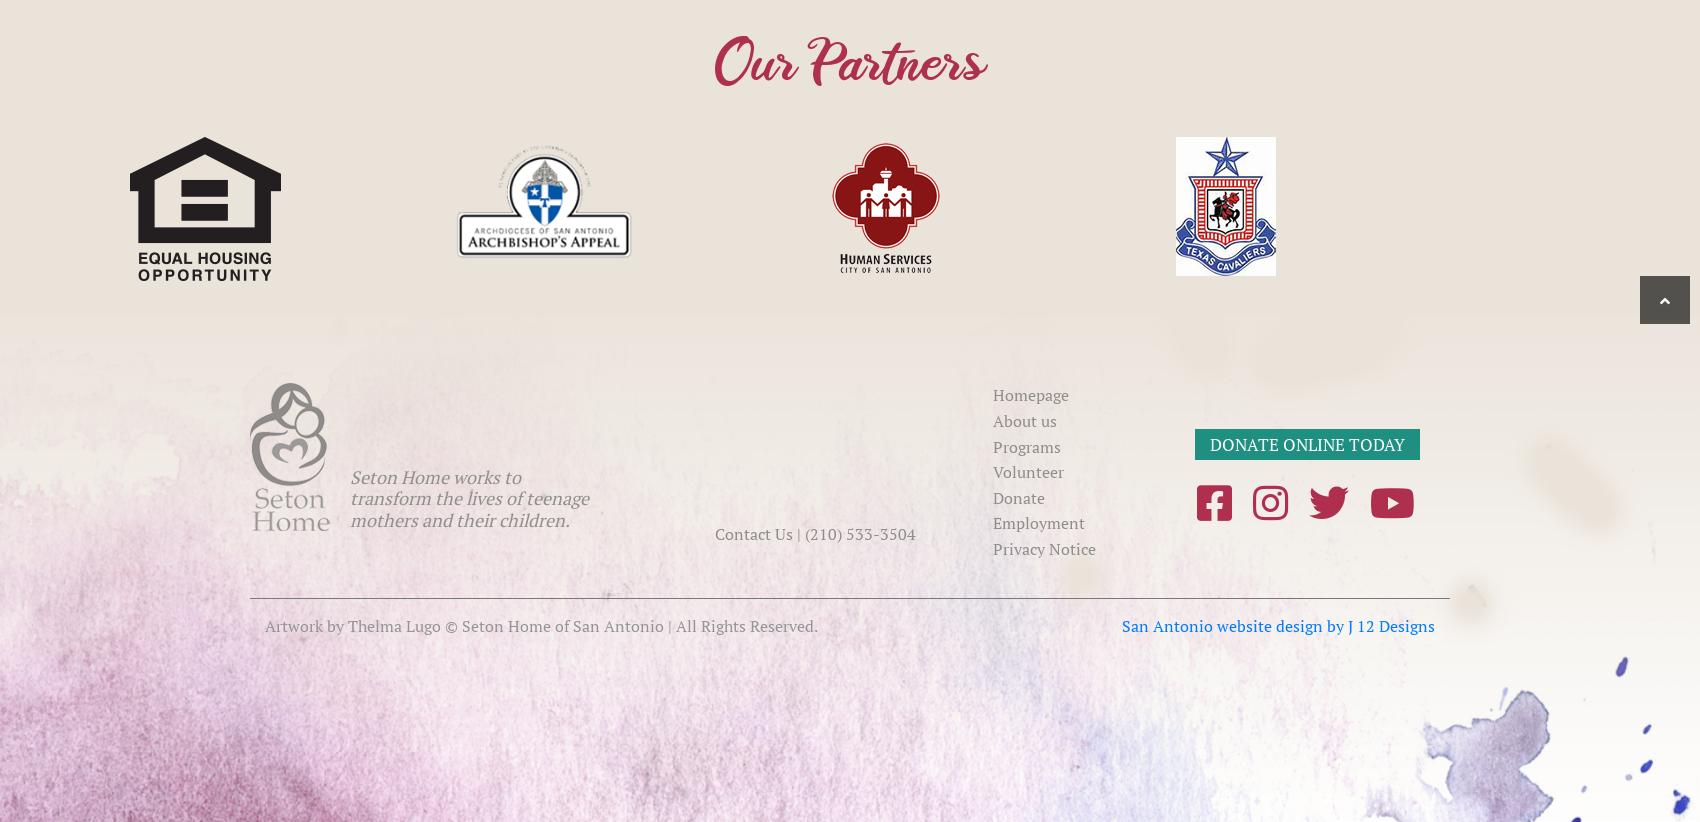 The width and height of the screenshot is (1700, 822). I want to click on 'Donate', so click(1016, 495).